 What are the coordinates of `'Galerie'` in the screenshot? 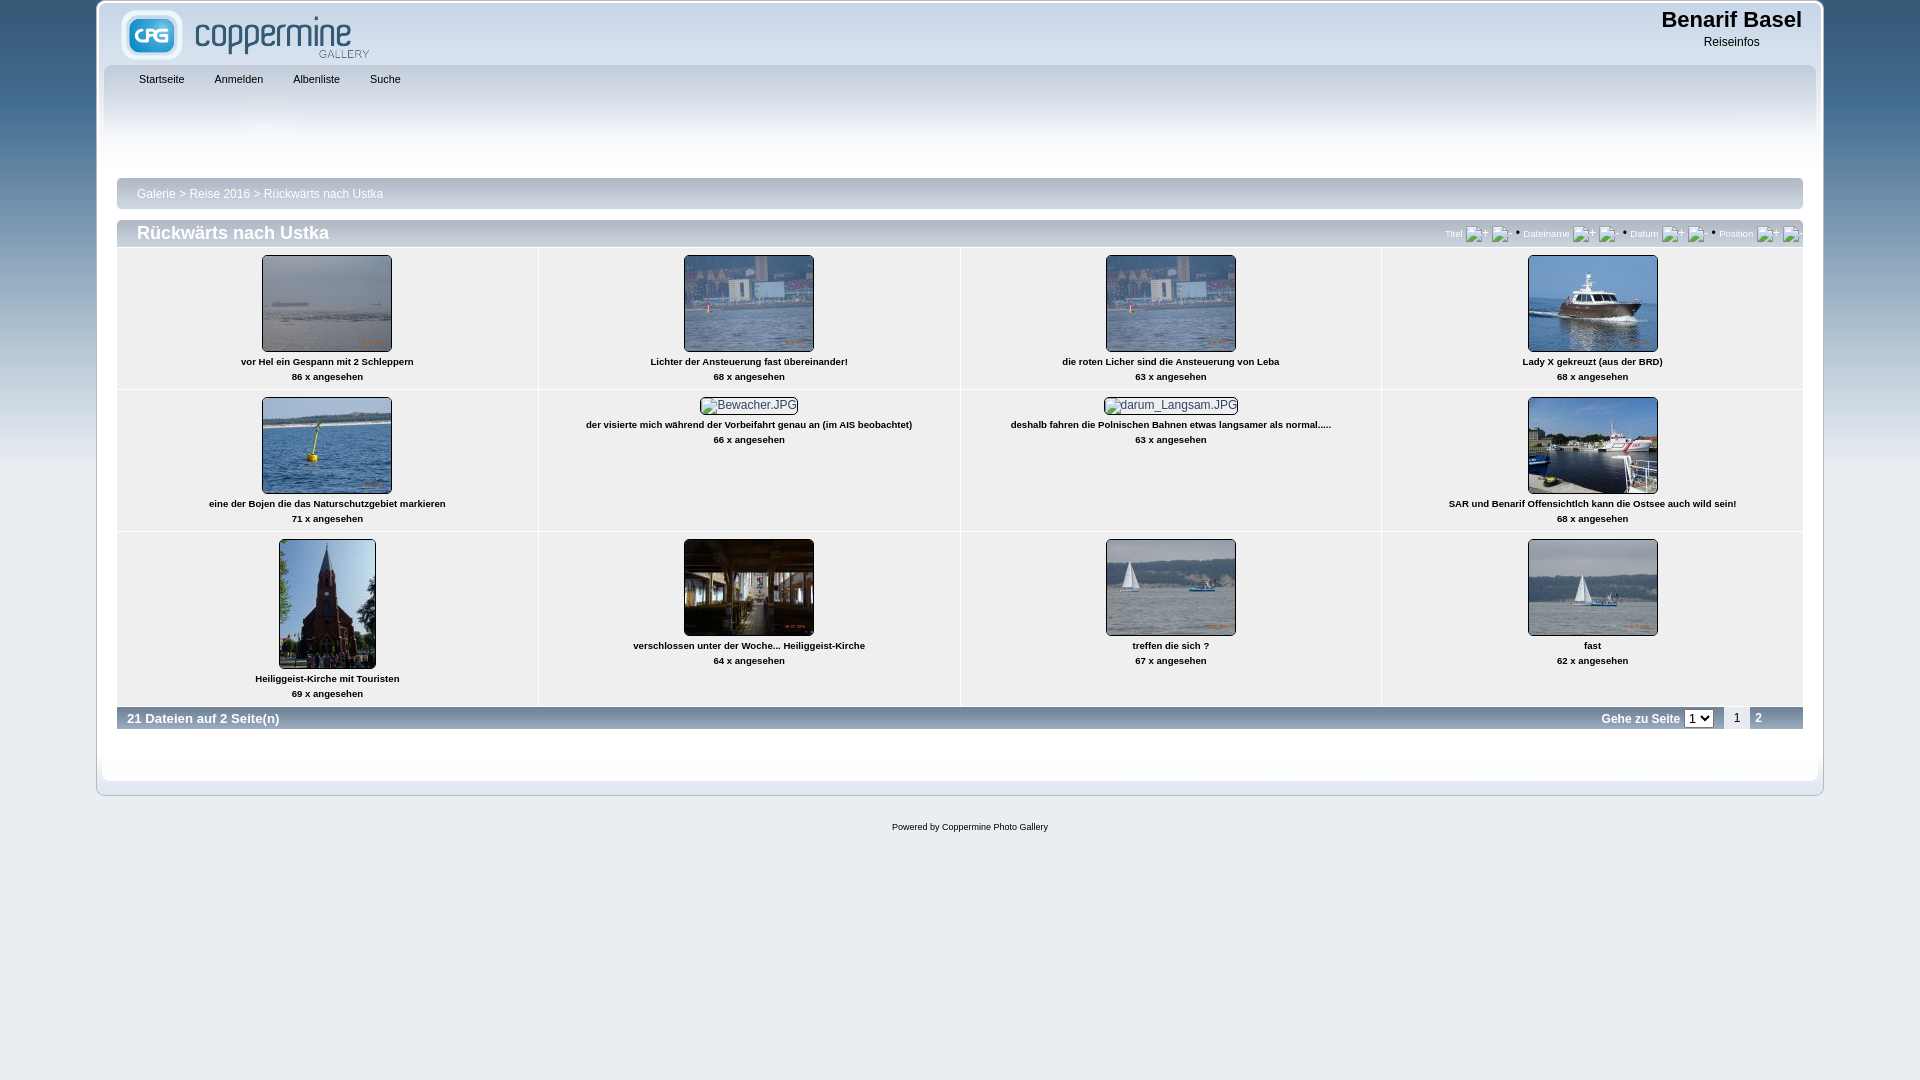 It's located at (155, 192).